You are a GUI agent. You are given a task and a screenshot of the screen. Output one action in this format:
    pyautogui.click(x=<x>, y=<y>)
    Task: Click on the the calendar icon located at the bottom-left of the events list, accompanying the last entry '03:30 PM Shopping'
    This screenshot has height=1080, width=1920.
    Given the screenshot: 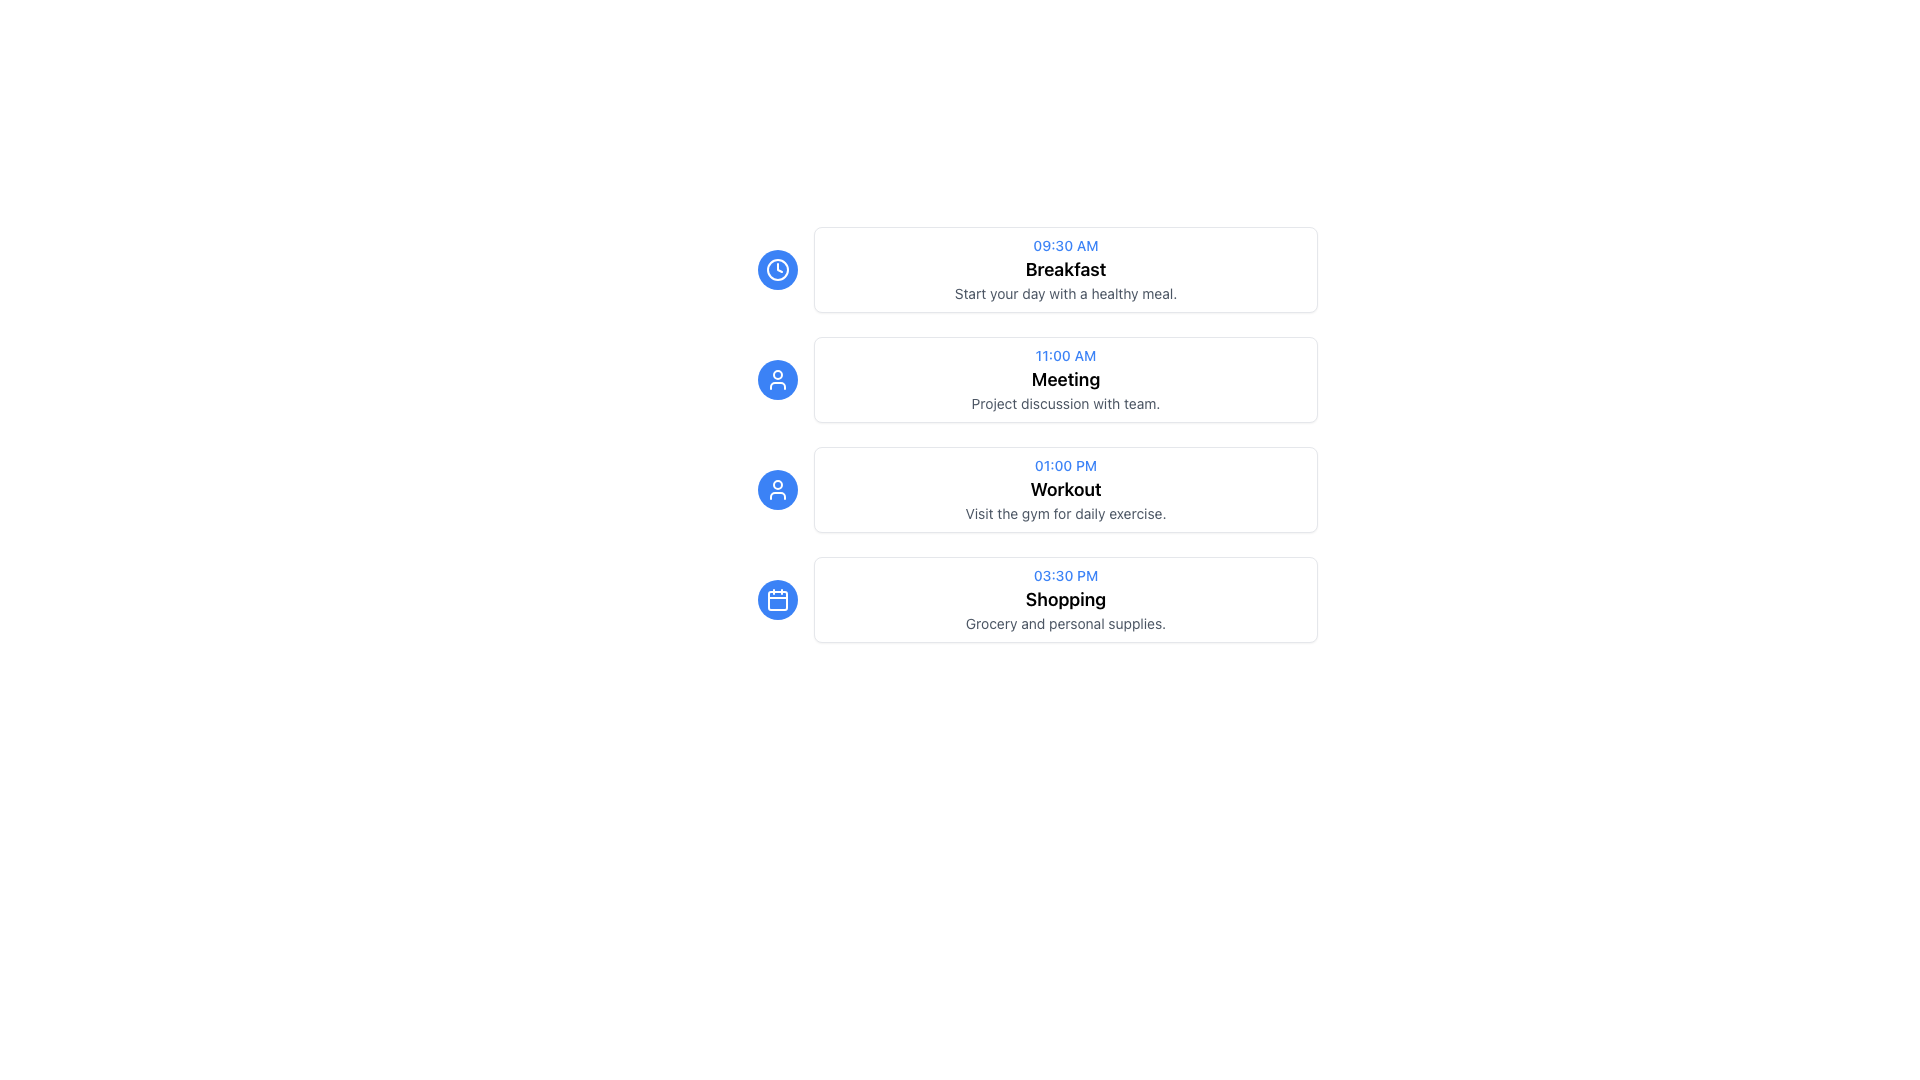 What is the action you would take?
    pyautogui.click(x=776, y=599)
    